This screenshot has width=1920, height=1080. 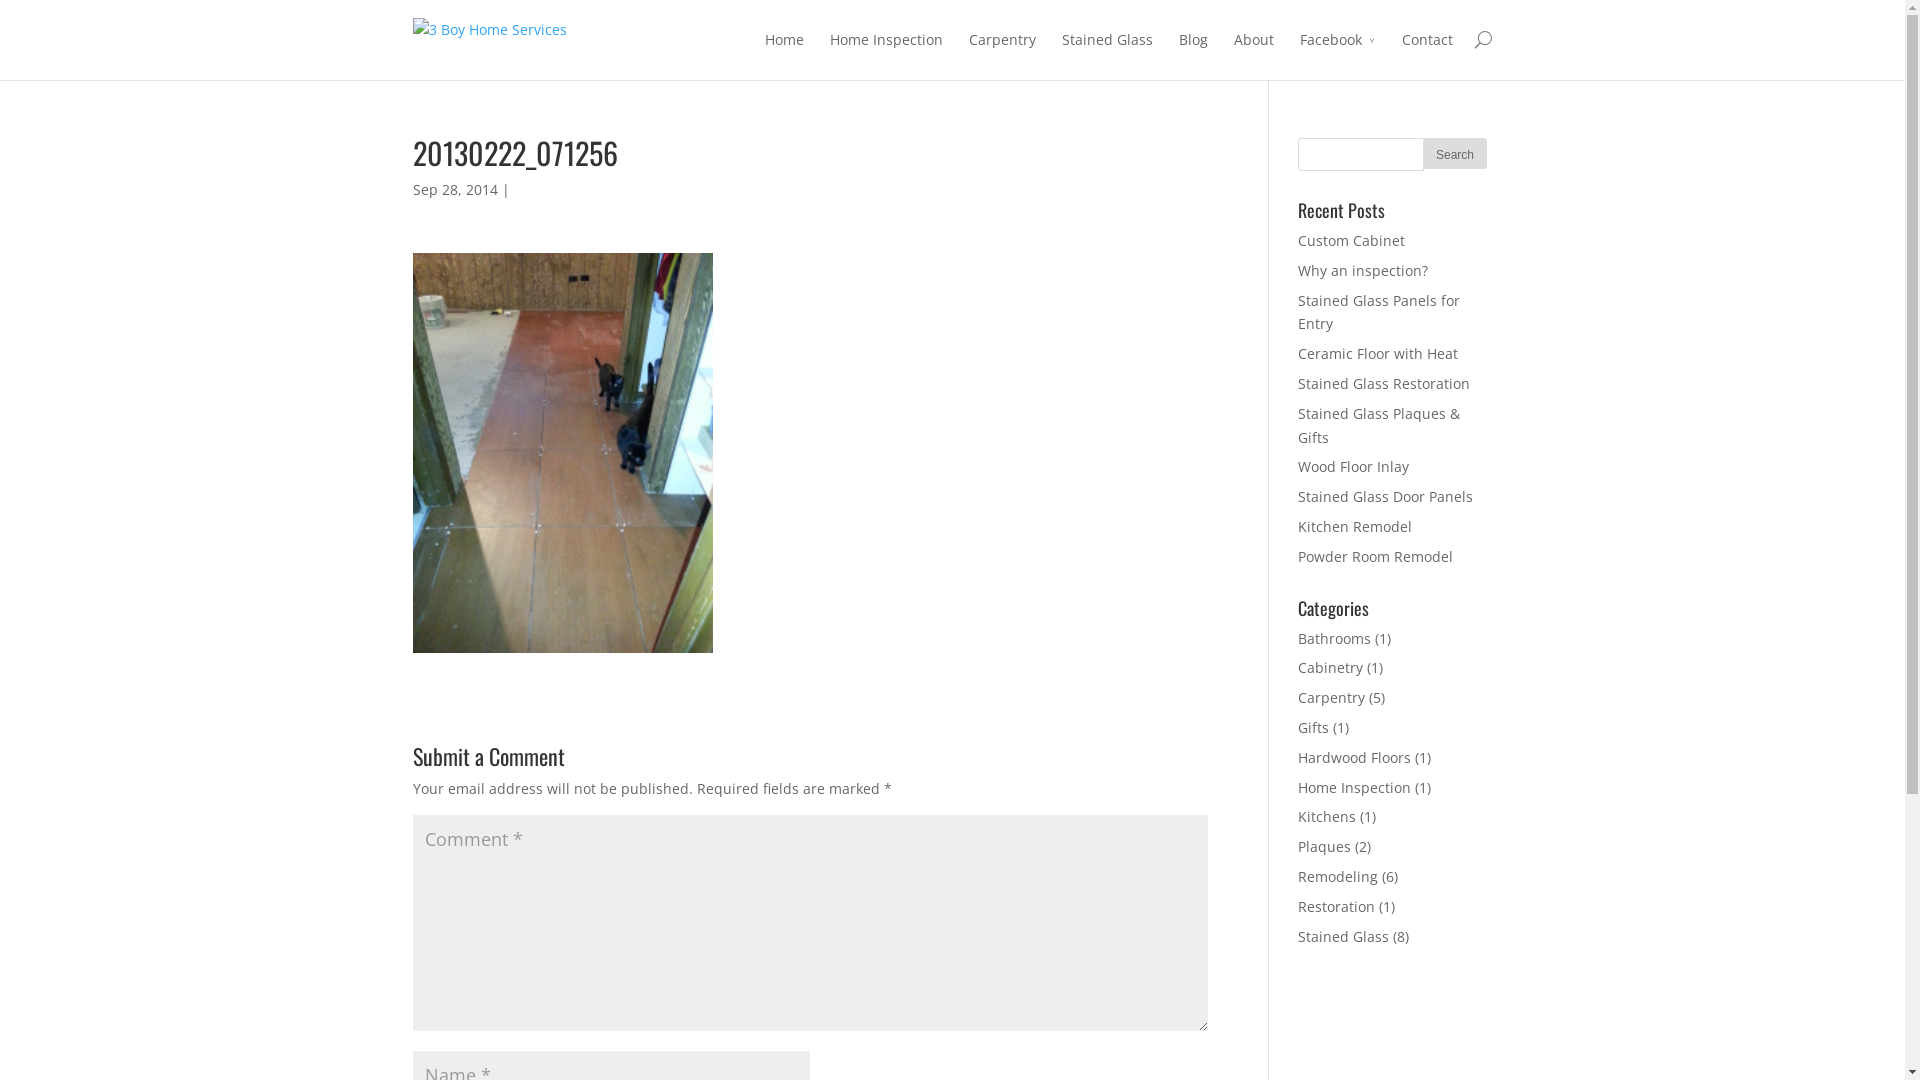 I want to click on 'Cabinetry', so click(x=1297, y=667).